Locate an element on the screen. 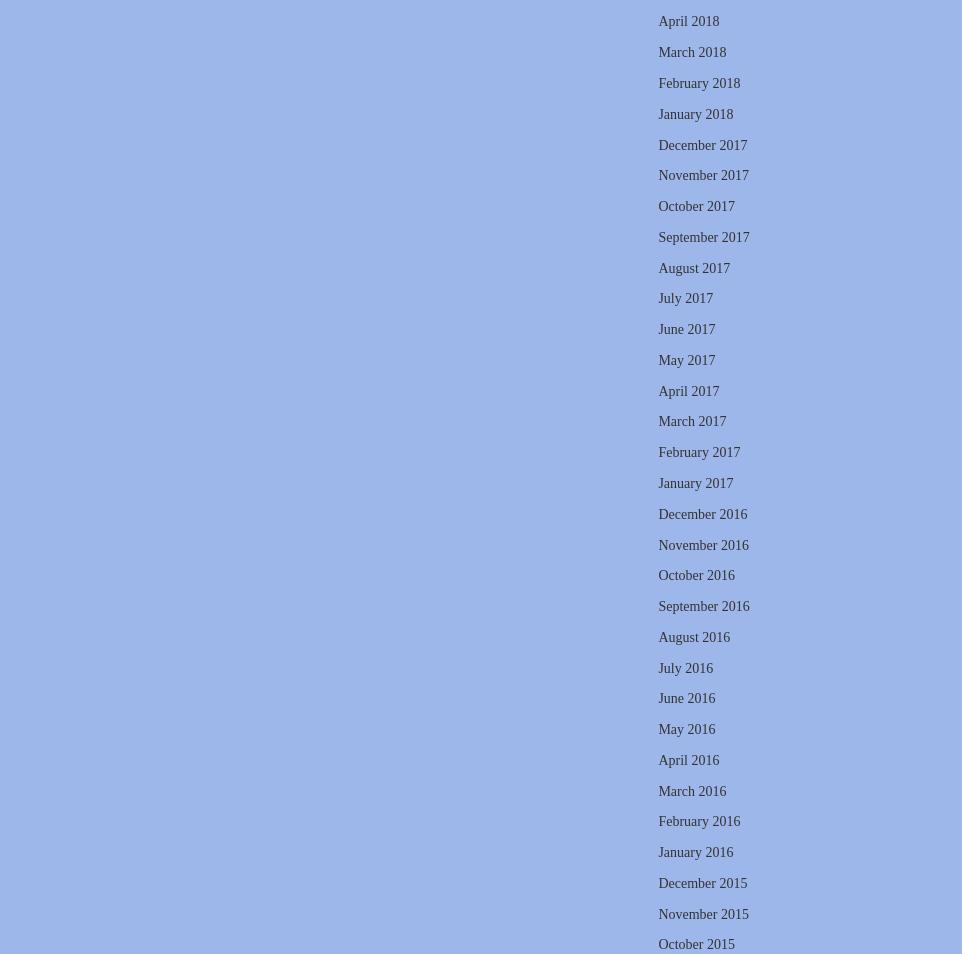  'January 2018' is located at coordinates (694, 112).